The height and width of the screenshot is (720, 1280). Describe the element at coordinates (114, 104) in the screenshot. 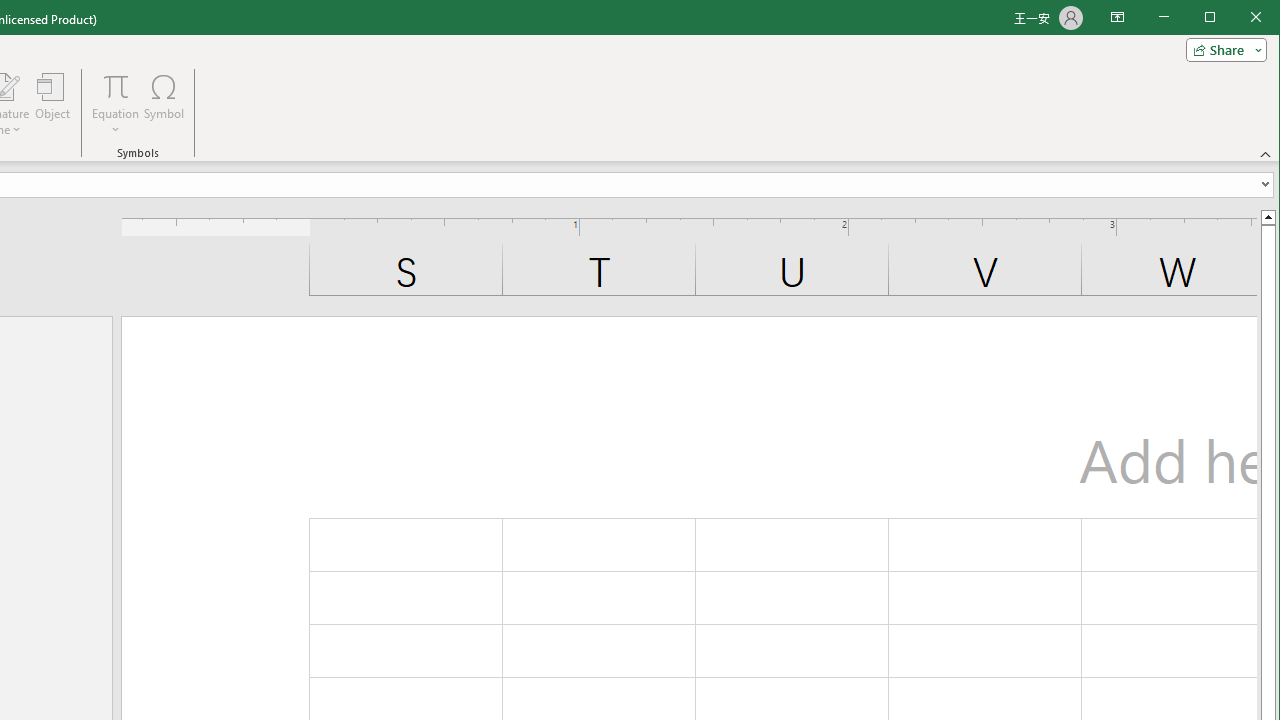

I see `'Equation'` at that location.